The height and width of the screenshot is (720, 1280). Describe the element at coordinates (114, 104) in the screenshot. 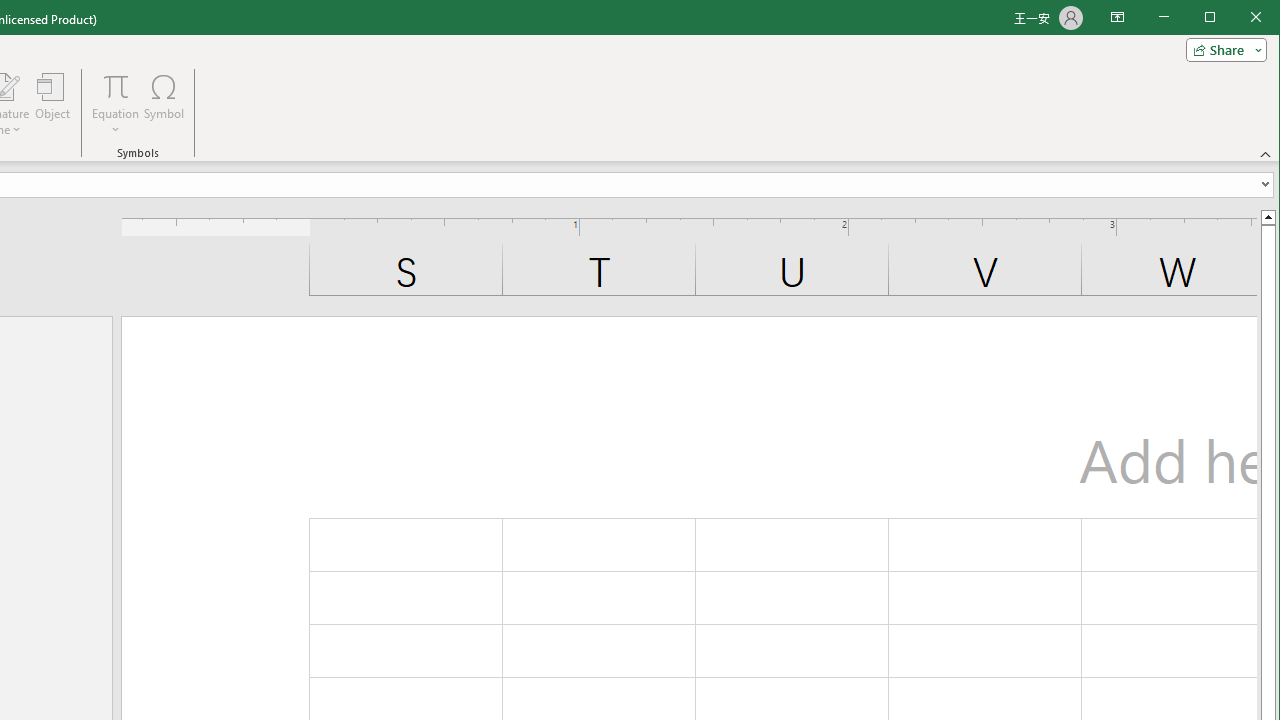

I see `'Equation'` at that location.